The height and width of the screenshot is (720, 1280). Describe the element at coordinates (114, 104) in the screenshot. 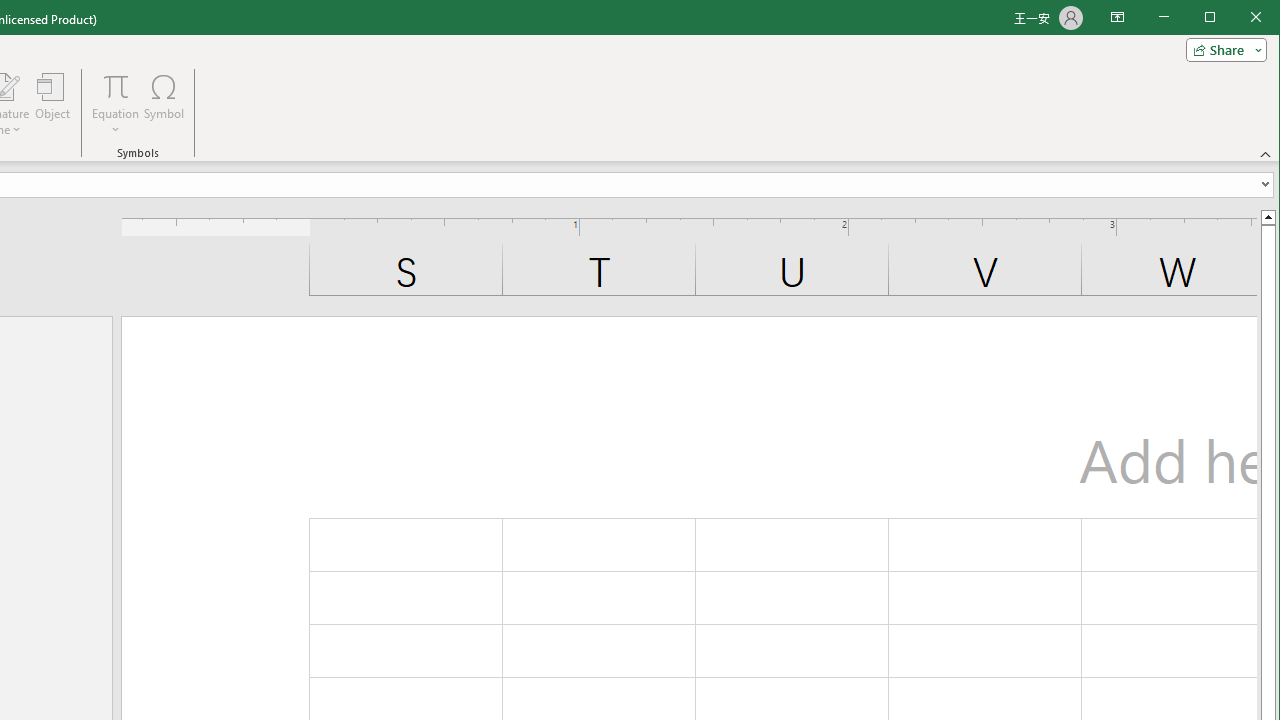

I see `'Equation'` at that location.